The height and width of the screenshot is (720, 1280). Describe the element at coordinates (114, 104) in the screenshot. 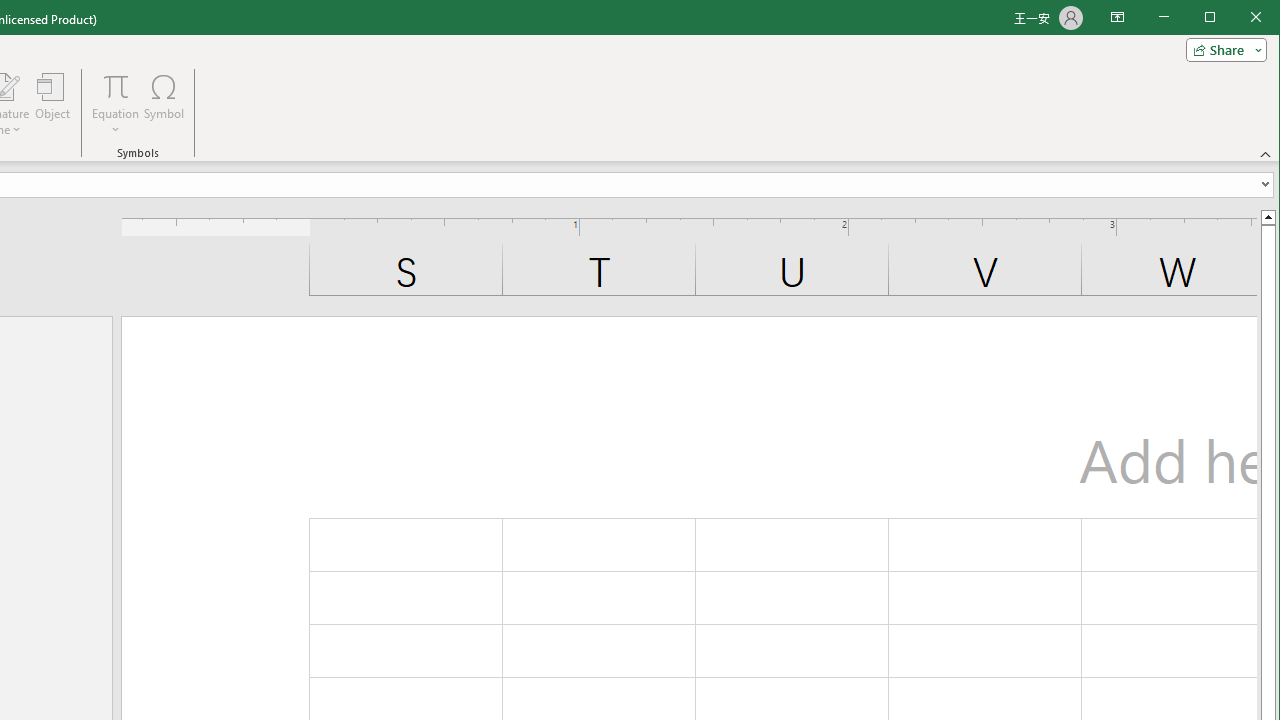

I see `'Equation'` at that location.